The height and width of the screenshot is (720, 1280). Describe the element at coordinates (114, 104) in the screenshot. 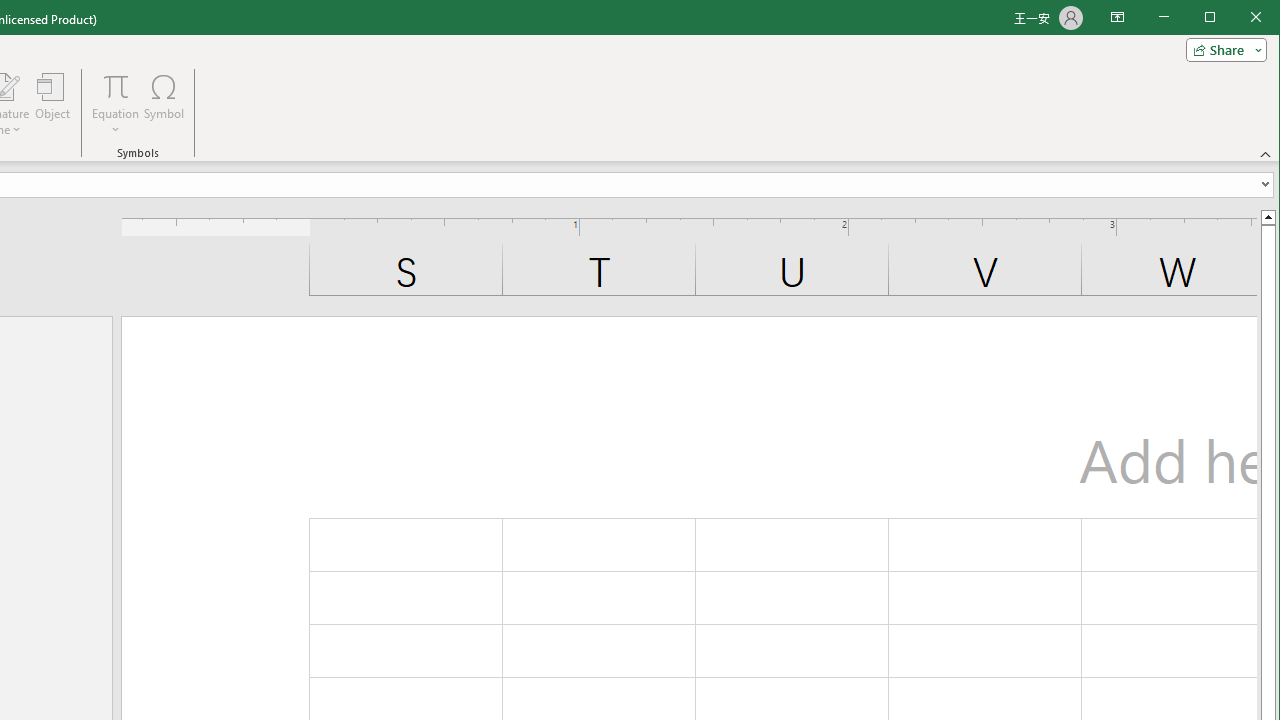

I see `'Equation'` at that location.